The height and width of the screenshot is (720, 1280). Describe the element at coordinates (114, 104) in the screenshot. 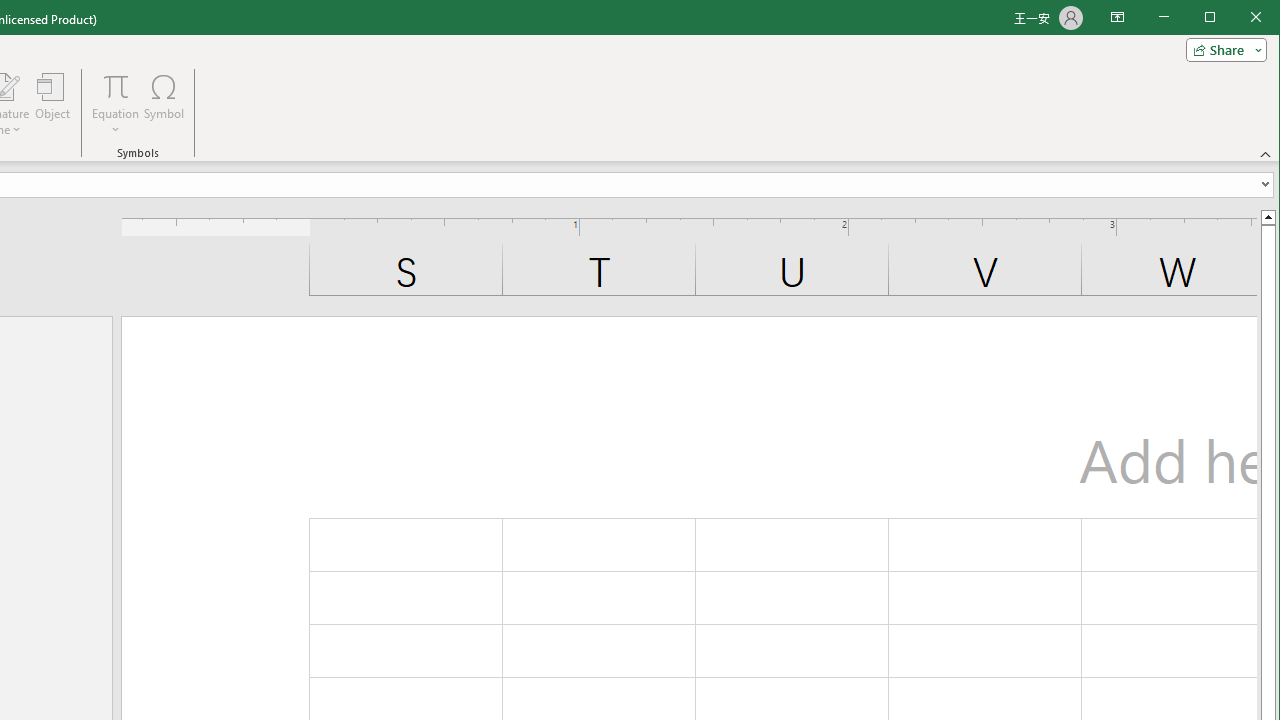

I see `'Equation'` at that location.